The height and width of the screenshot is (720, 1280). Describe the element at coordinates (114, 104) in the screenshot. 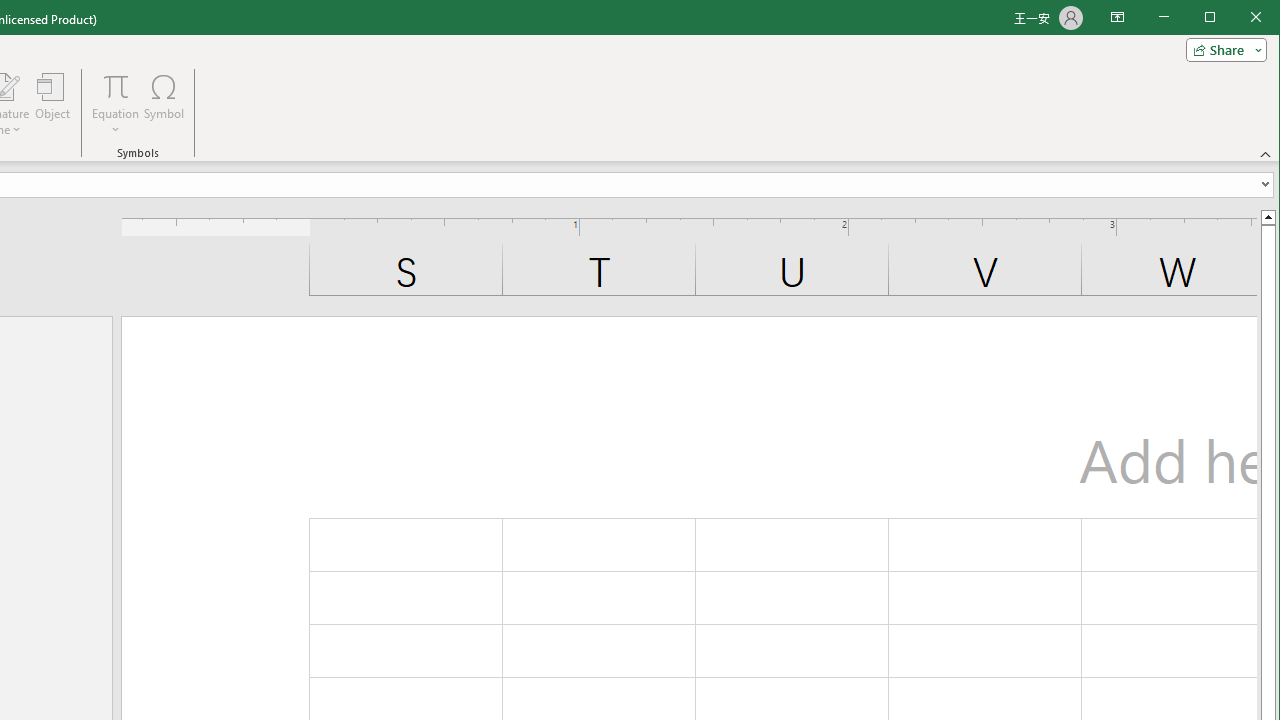

I see `'Equation'` at that location.